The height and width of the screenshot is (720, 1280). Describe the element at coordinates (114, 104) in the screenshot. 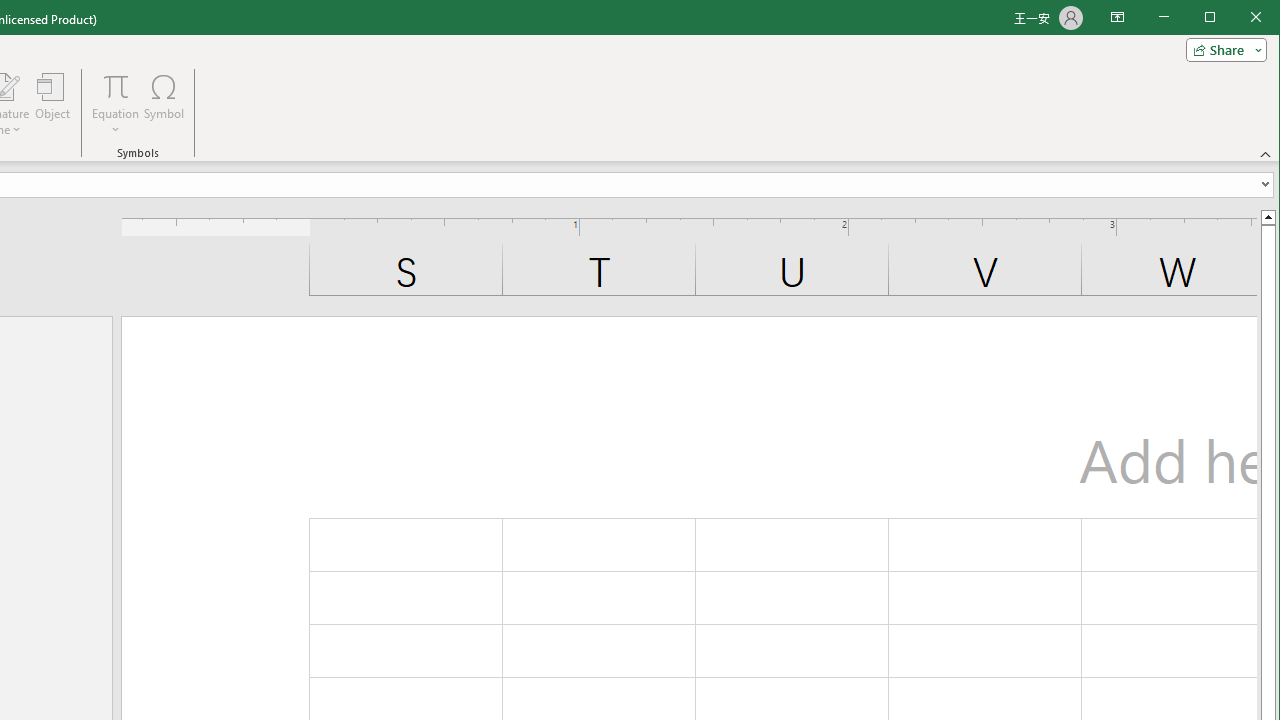

I see `'Equation'` at that location.